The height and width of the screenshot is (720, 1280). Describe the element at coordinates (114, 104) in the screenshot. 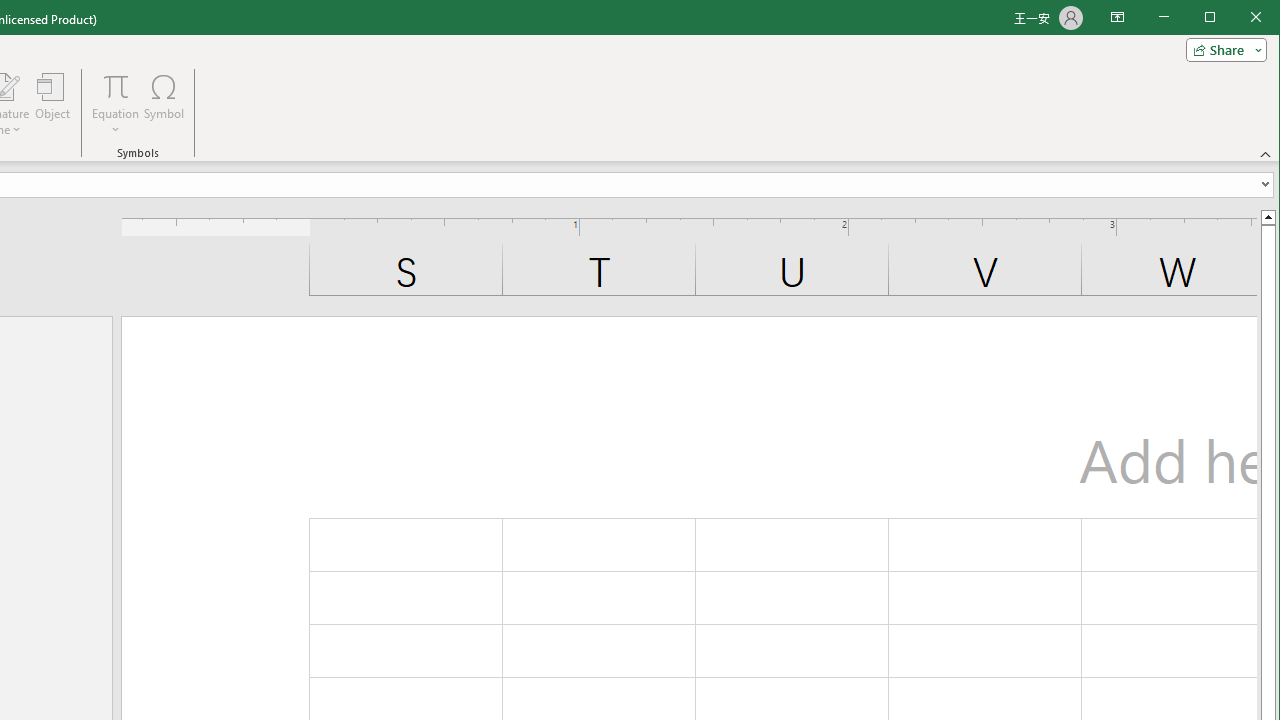

I see `'Equation'` at that location.